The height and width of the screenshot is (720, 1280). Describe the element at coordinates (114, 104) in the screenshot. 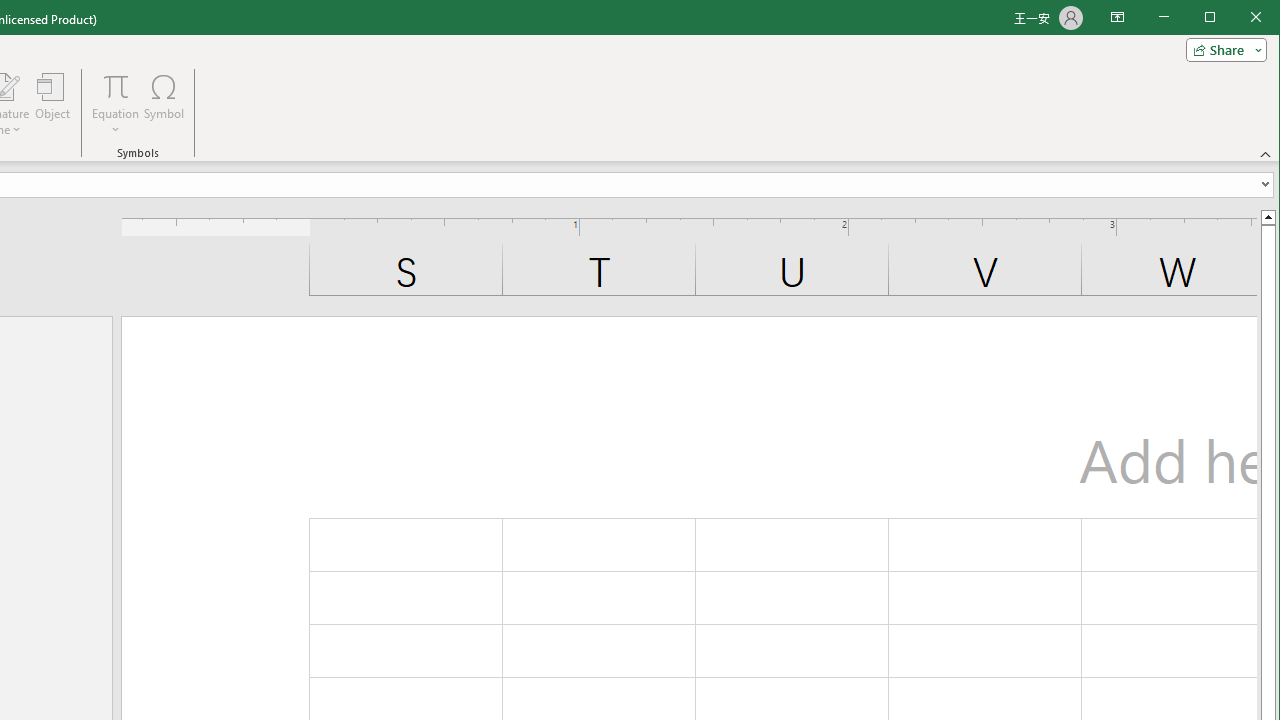

I see `'Equation'` at that location.